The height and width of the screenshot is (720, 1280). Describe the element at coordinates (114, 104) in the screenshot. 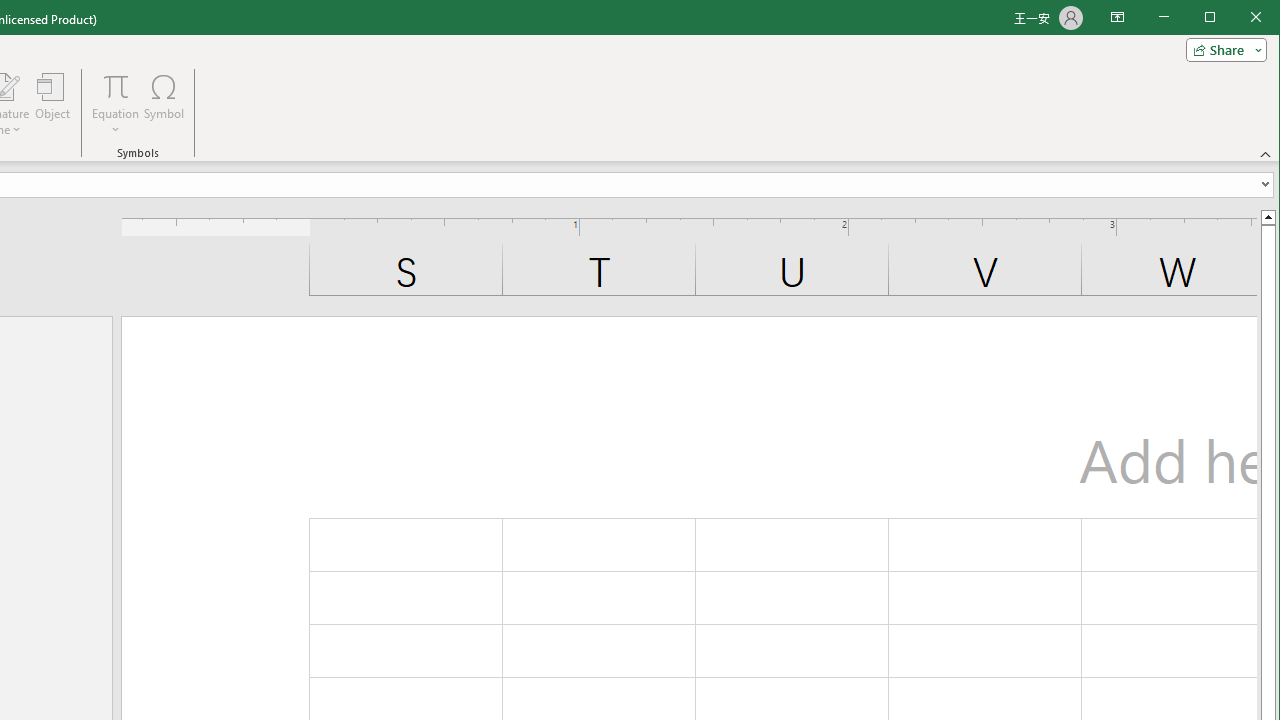

I see `'Equation'` at that location.